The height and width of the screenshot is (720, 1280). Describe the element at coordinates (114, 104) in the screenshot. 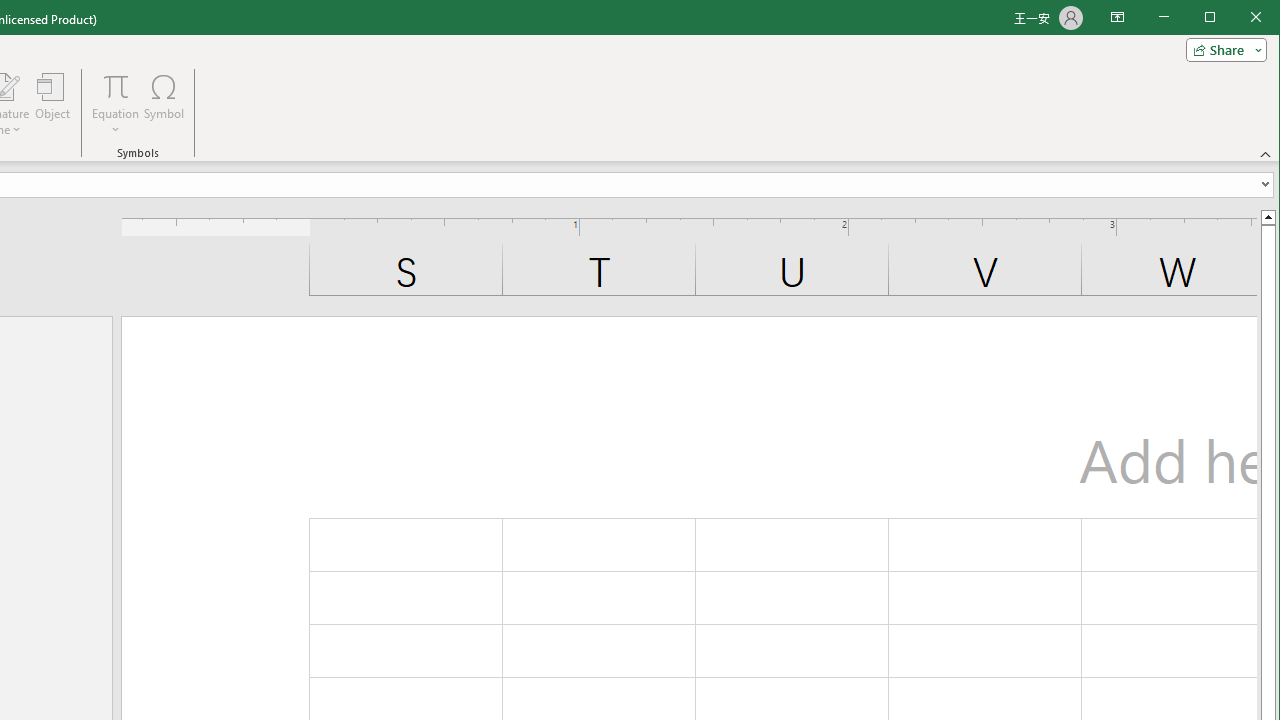

I see `'Equation'` at that location.